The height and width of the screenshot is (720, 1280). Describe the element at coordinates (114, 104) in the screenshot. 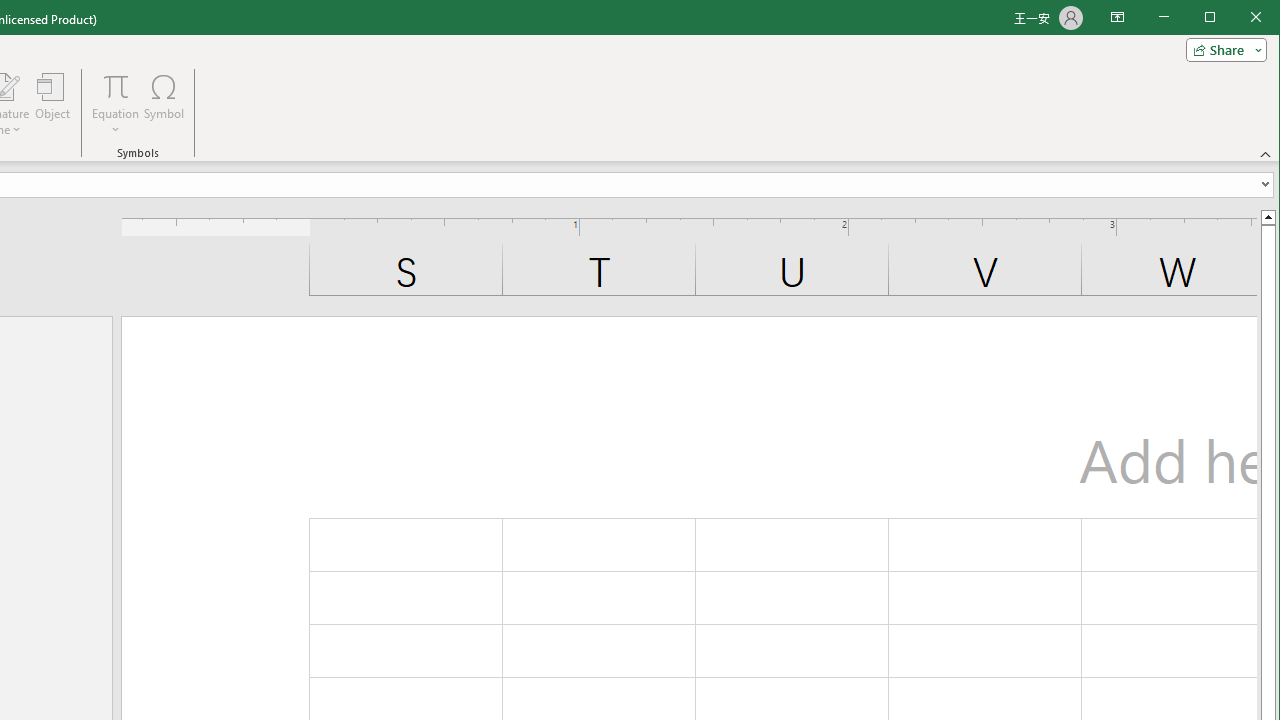

I see `'Equation'` at that location.